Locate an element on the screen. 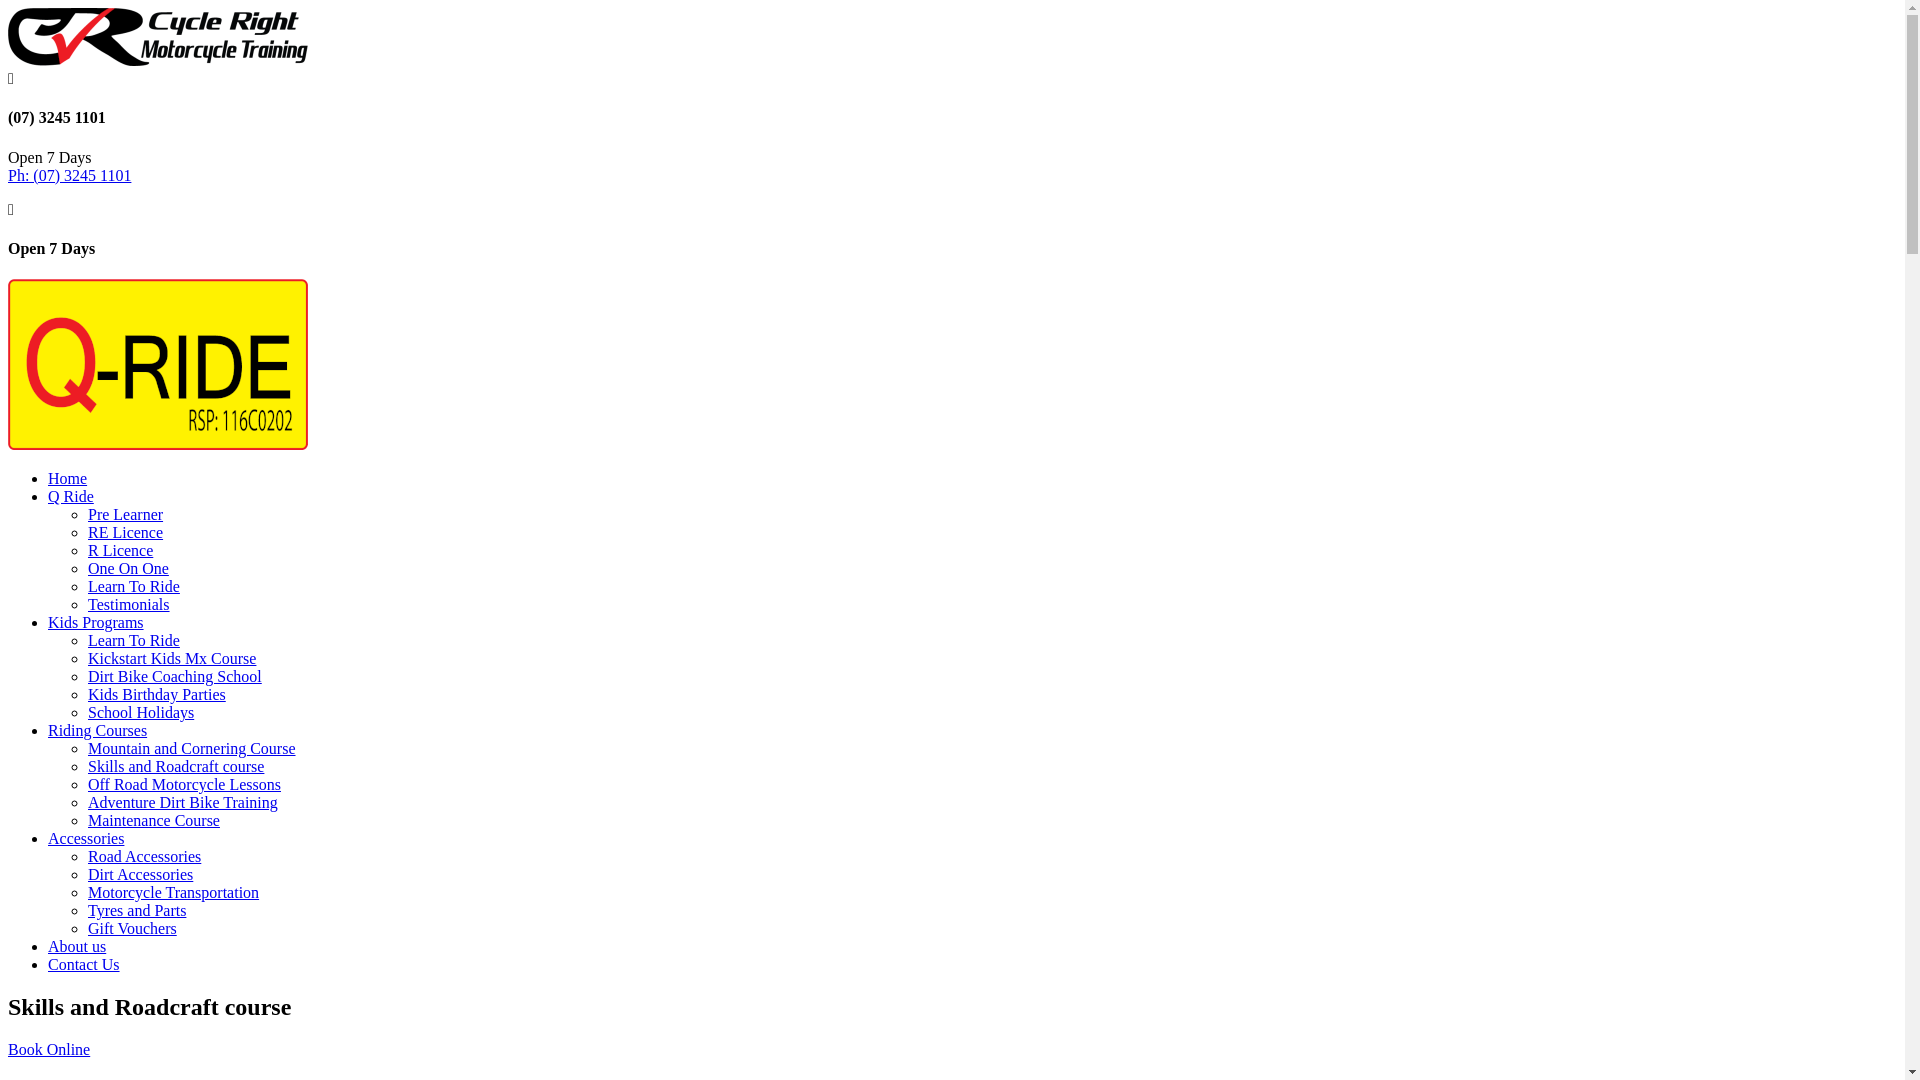  'Home' is located at coordinates (67, 478).